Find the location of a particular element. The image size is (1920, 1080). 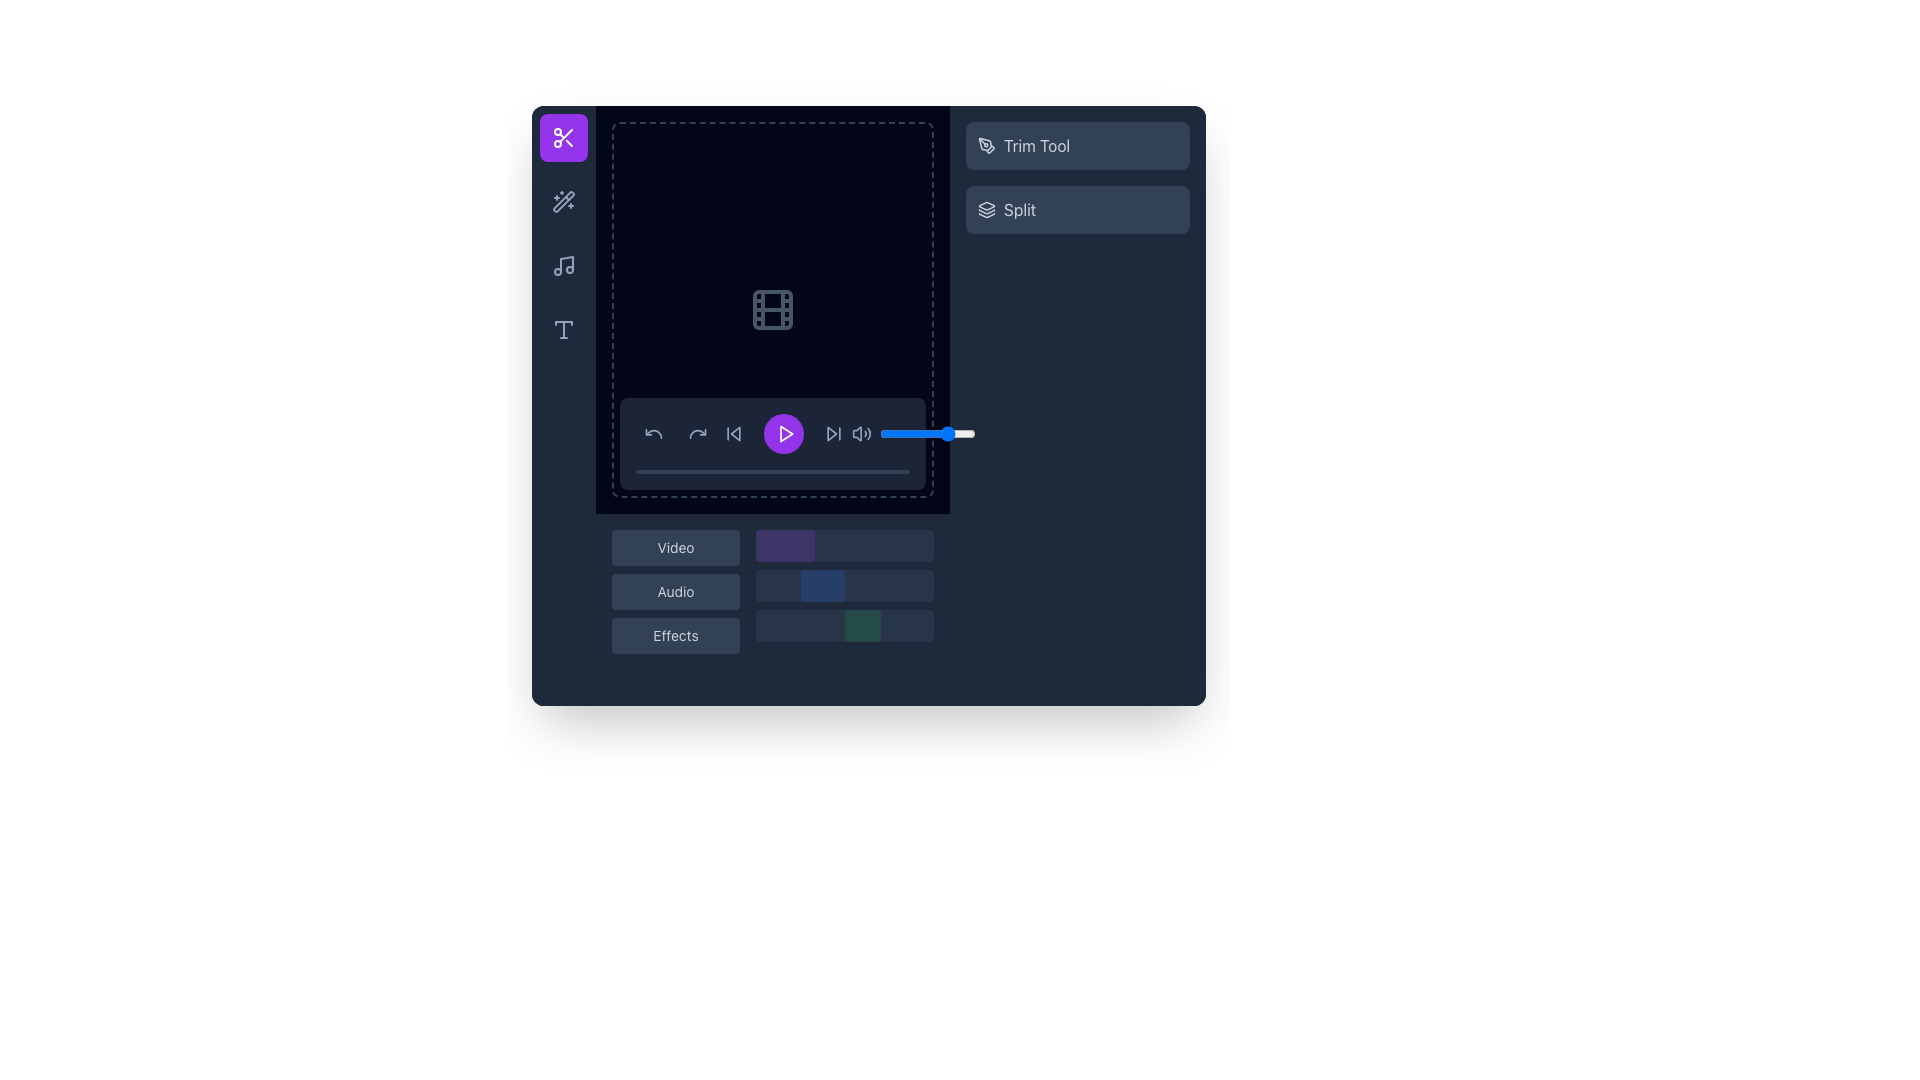

the 'Split' tool button, which is the second button in a vertical grouping, located in the middle-right of the interface is located at coordinates (1077, 209).